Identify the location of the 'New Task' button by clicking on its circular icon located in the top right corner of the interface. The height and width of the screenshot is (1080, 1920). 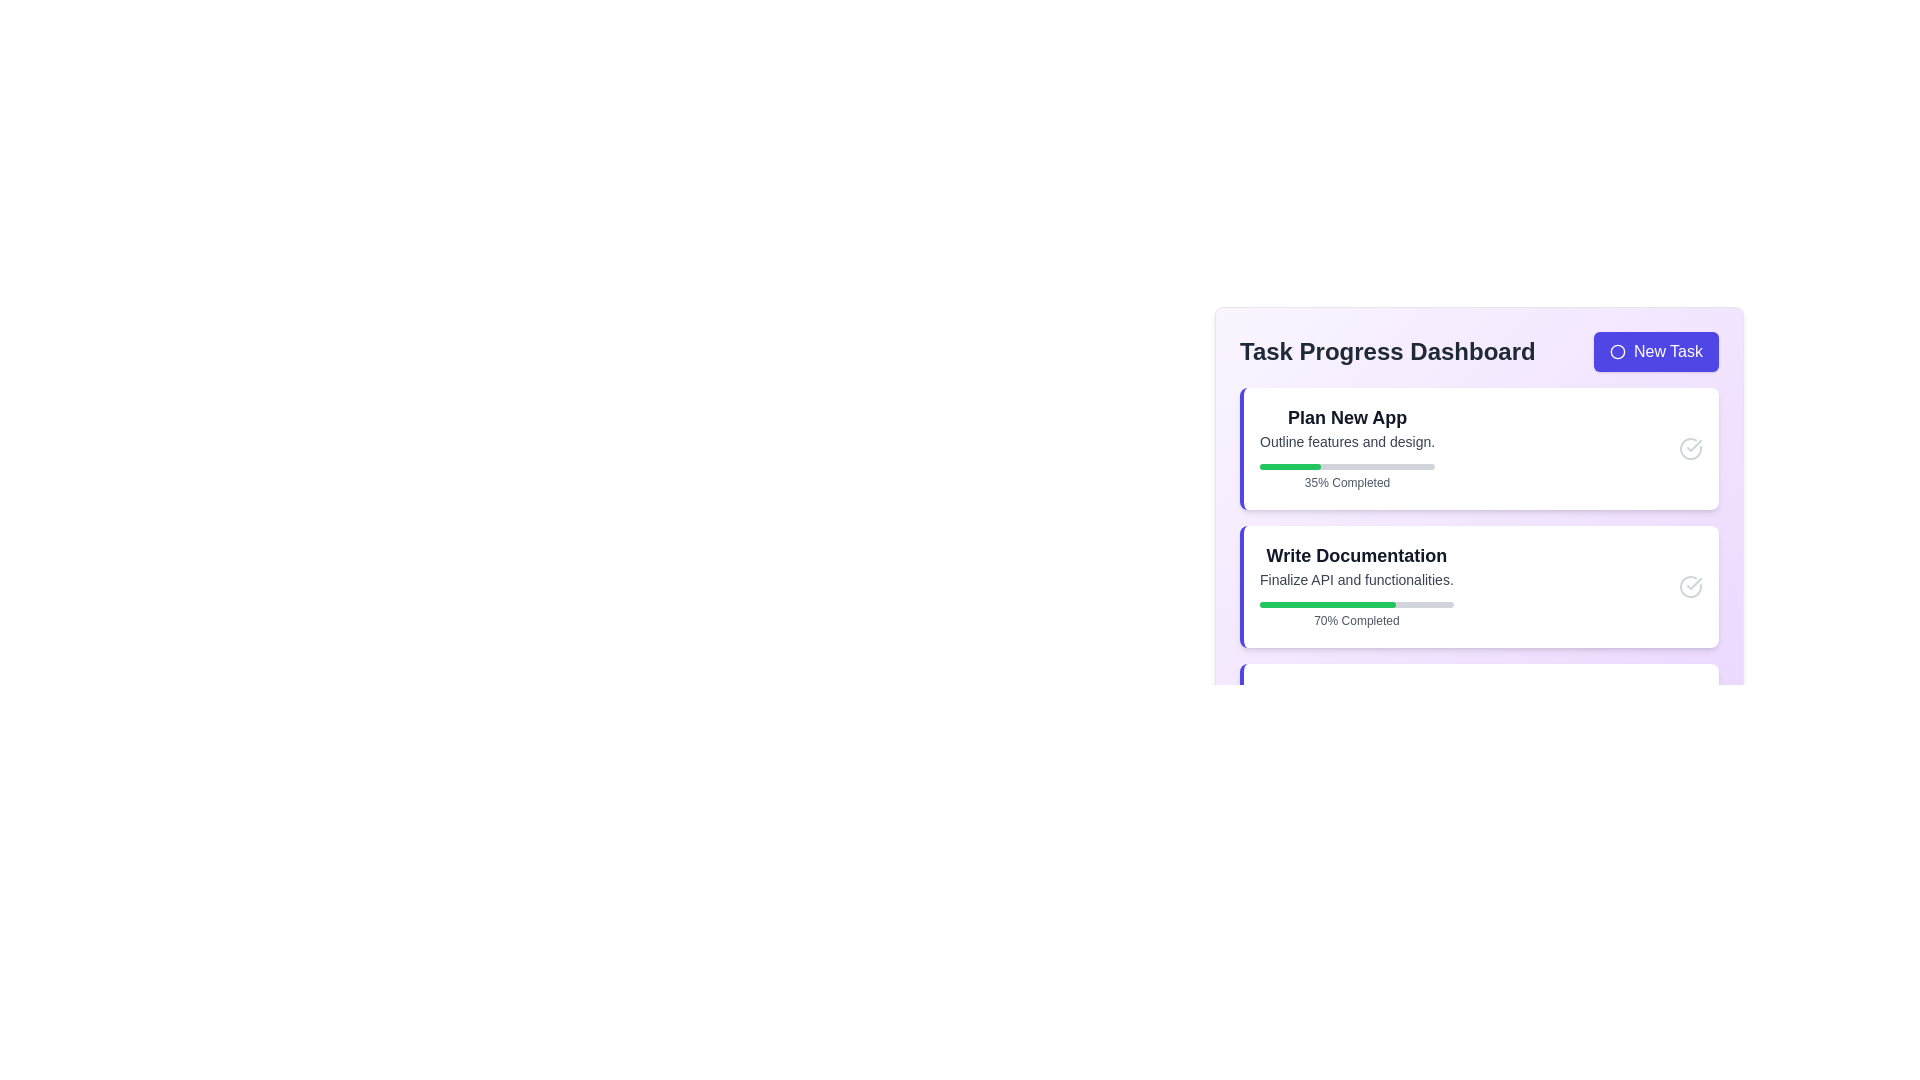
(1617, 350).